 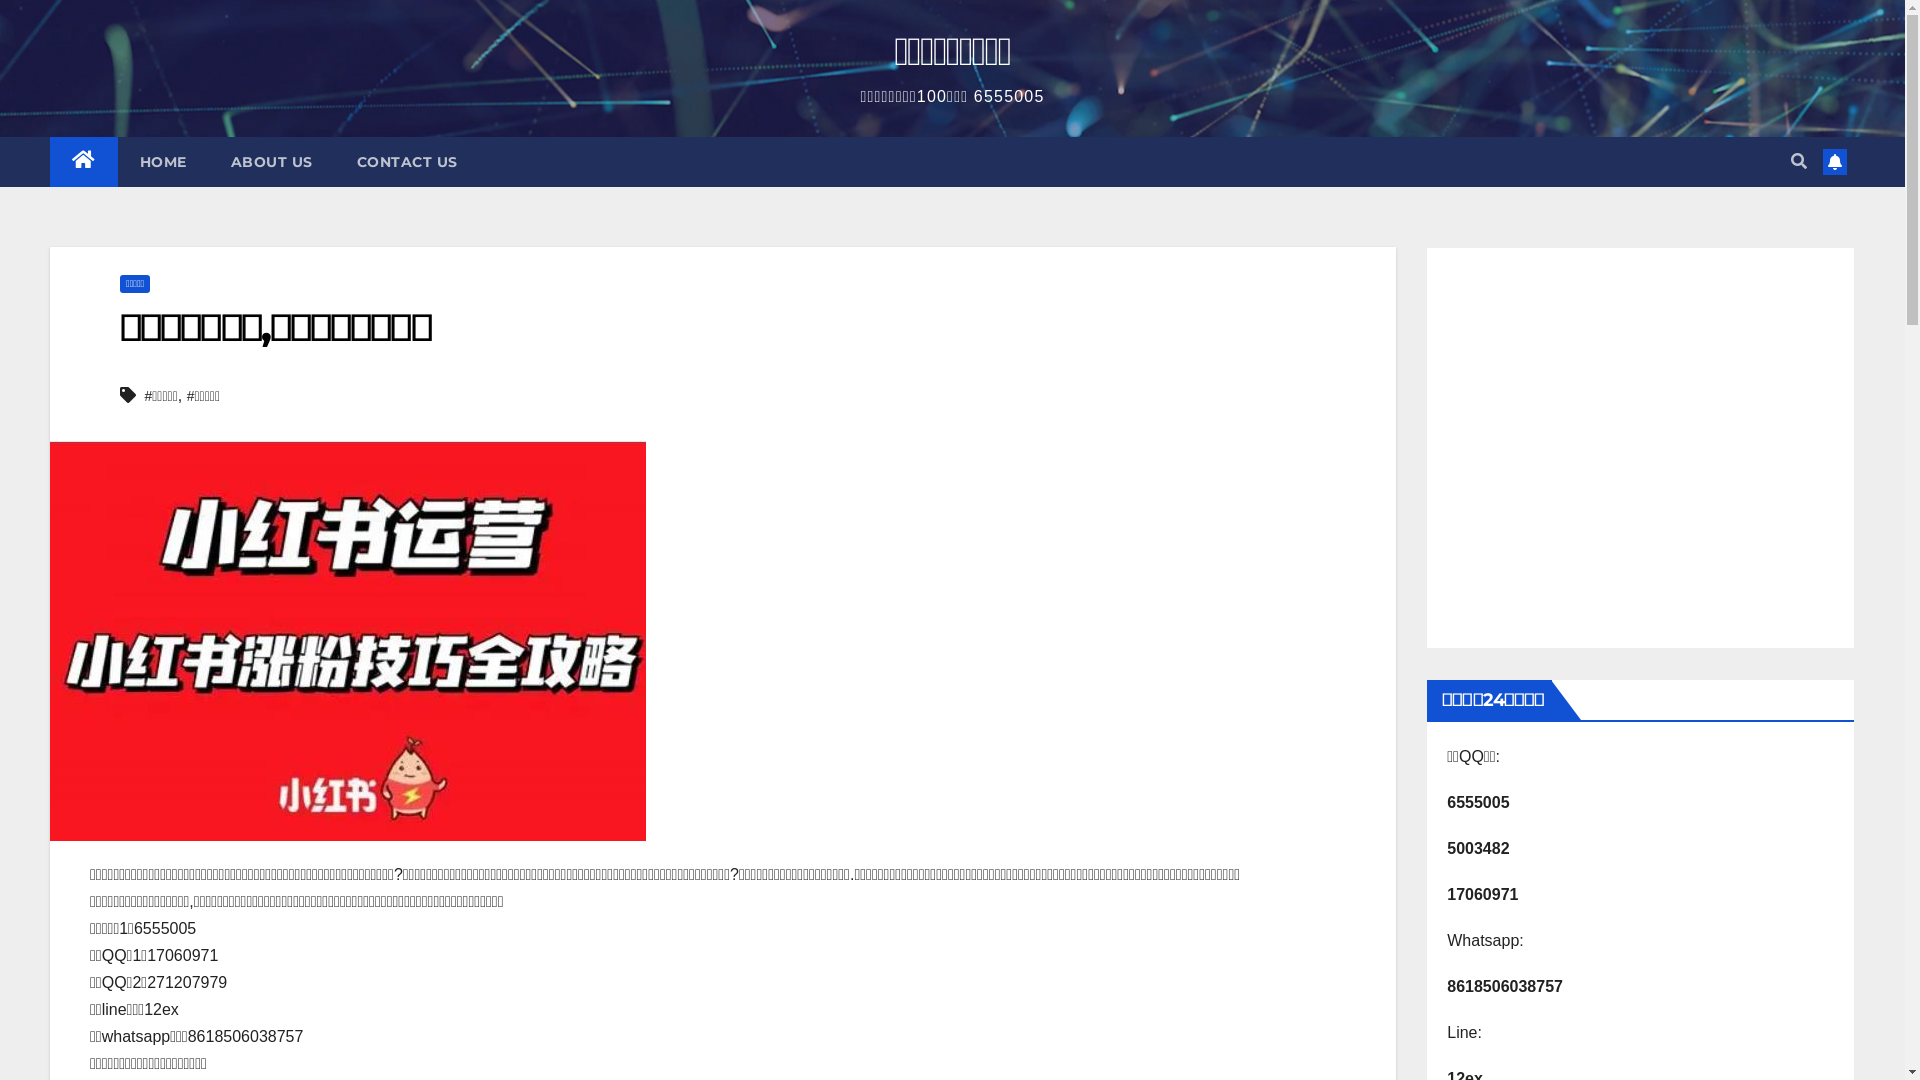 What do you see at coordinates (117, 161) in the screenshot?
I see `'HOME'` at bounding box center [117, 161].